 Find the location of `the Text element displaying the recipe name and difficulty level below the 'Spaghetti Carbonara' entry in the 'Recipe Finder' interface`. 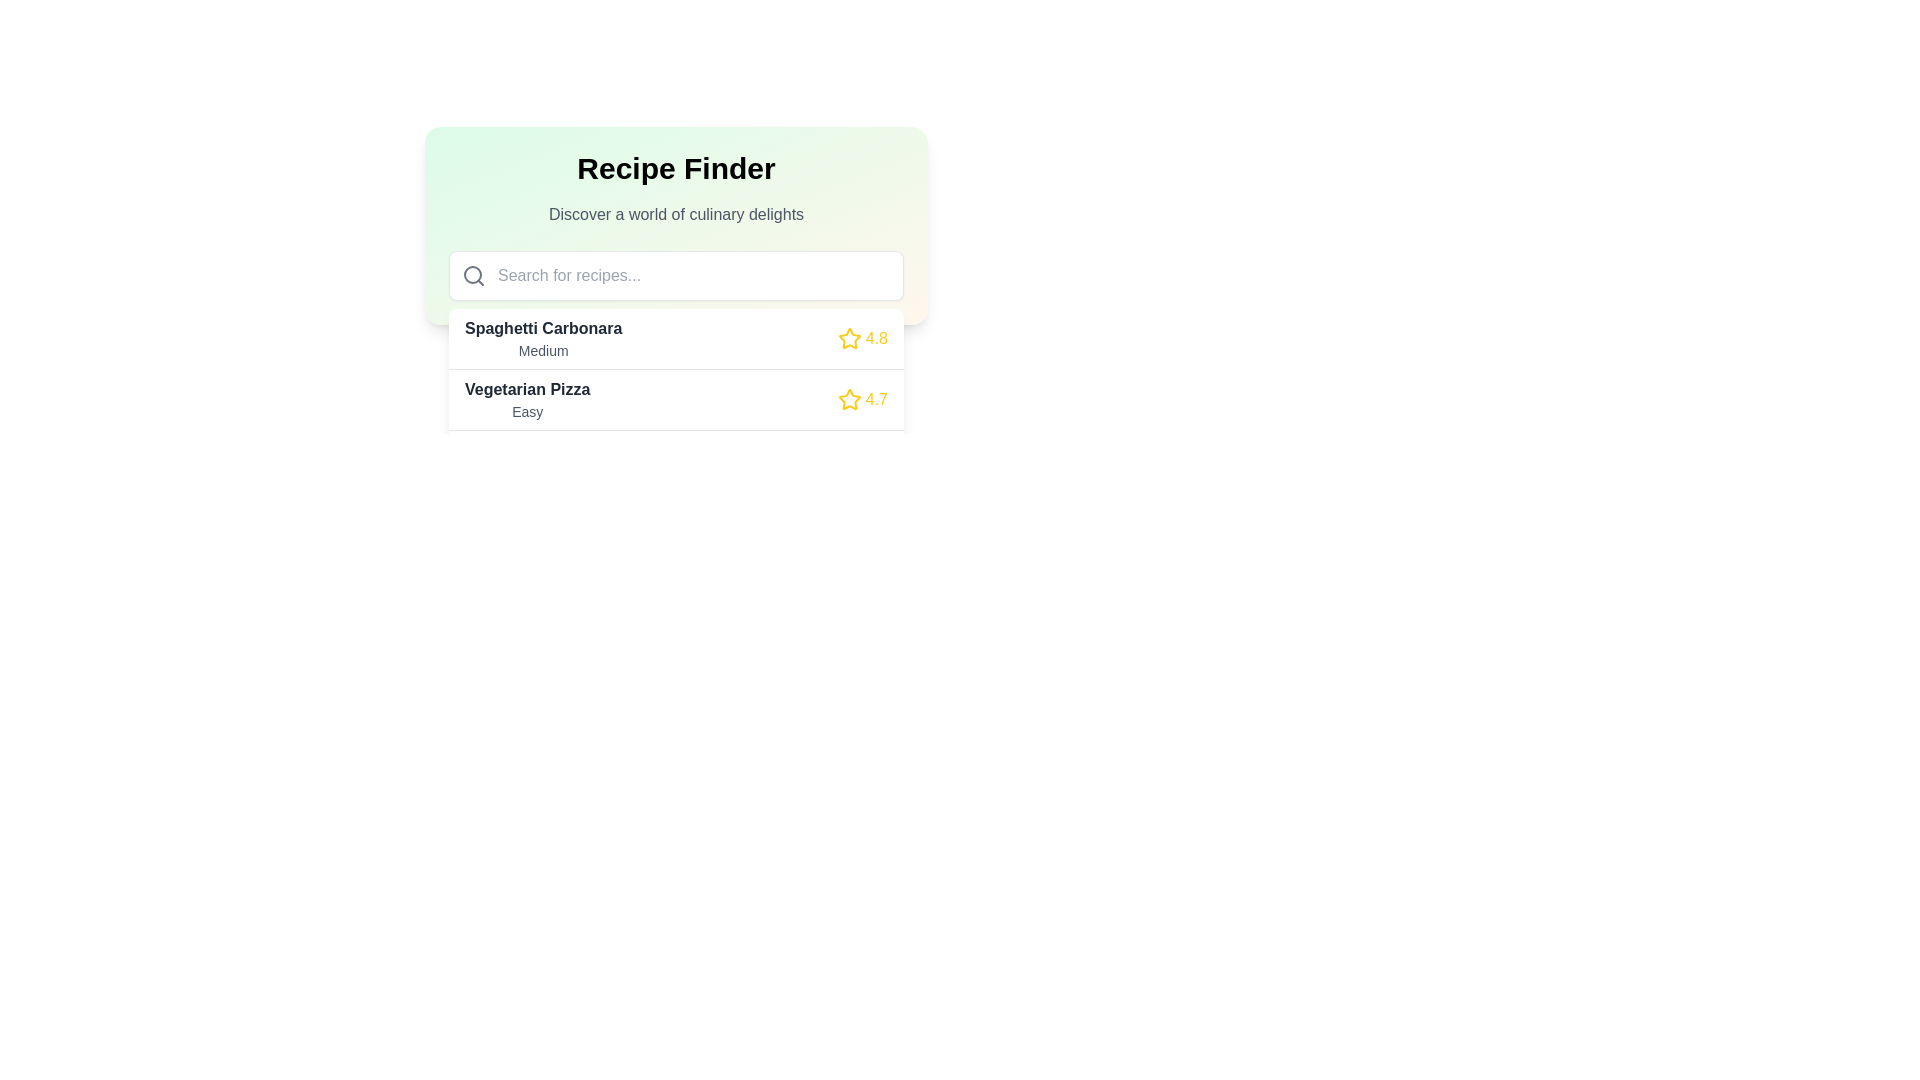

the Text element displaying the recipe name and difficulty level below the 'Spaghetti Carbonara' entry in the 'Recipe Finder' interface is located at coordinates (527, 400).